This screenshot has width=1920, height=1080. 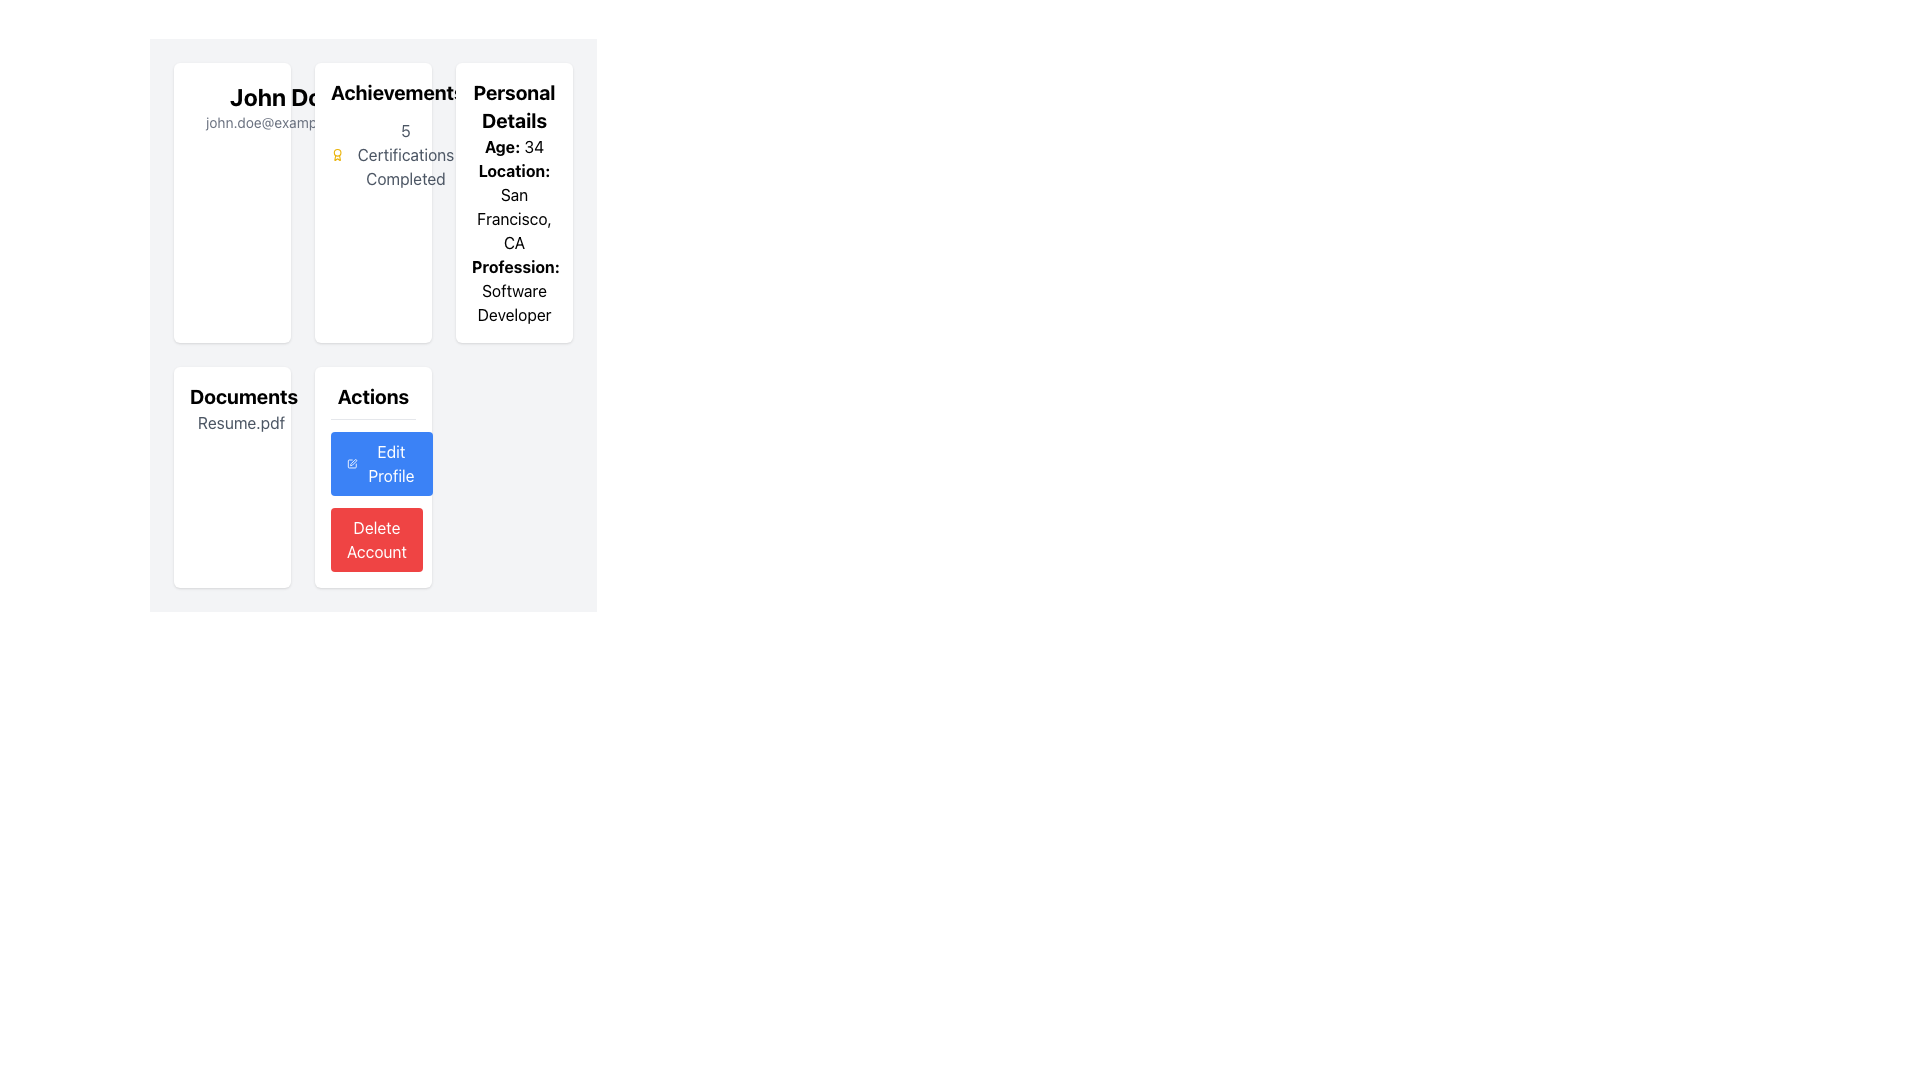 What do you see at coordinates (337, 153) in the screenshot?
I see `the achievement indicator icon located in the 'Achievements' section, which visually represents the number of certifications completed by the user` at bounding box center [337, 153].